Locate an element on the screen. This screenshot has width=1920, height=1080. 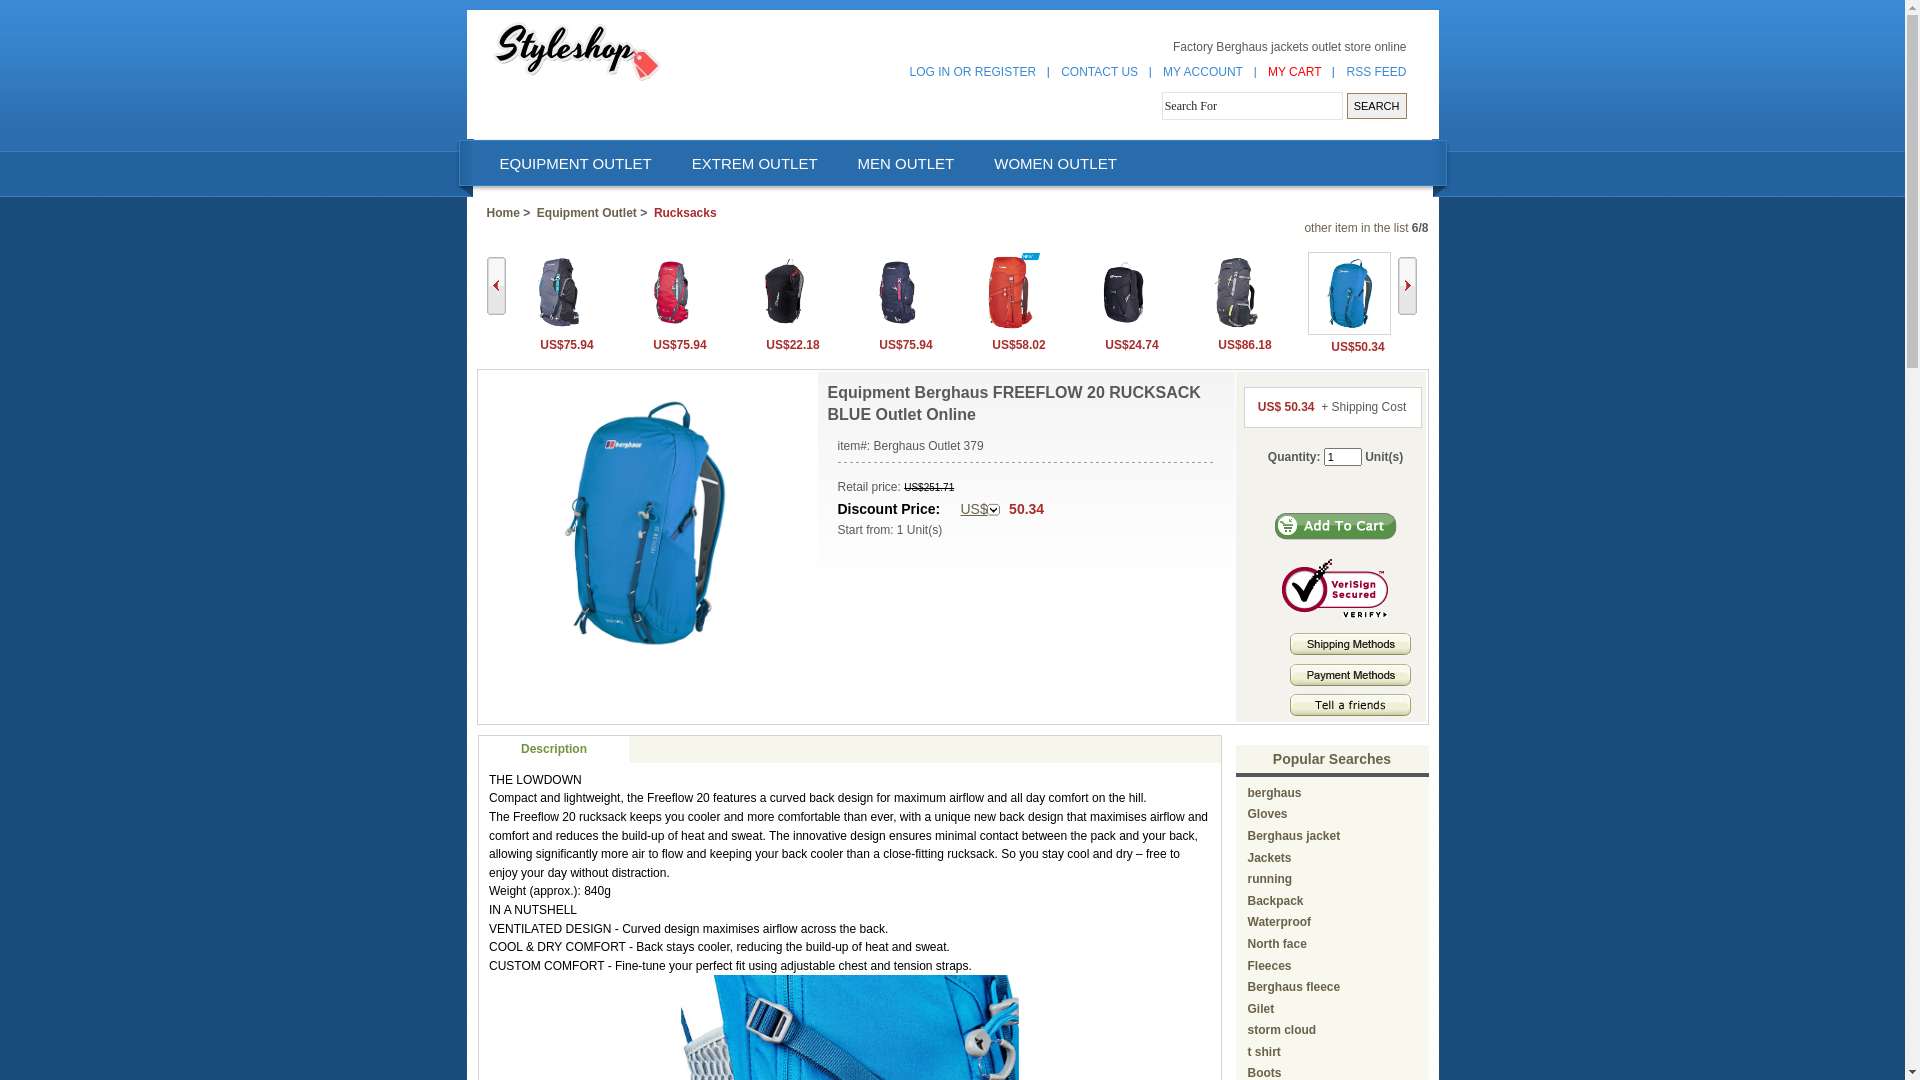
'Rucksacks' is located at coordinates (685, 212).